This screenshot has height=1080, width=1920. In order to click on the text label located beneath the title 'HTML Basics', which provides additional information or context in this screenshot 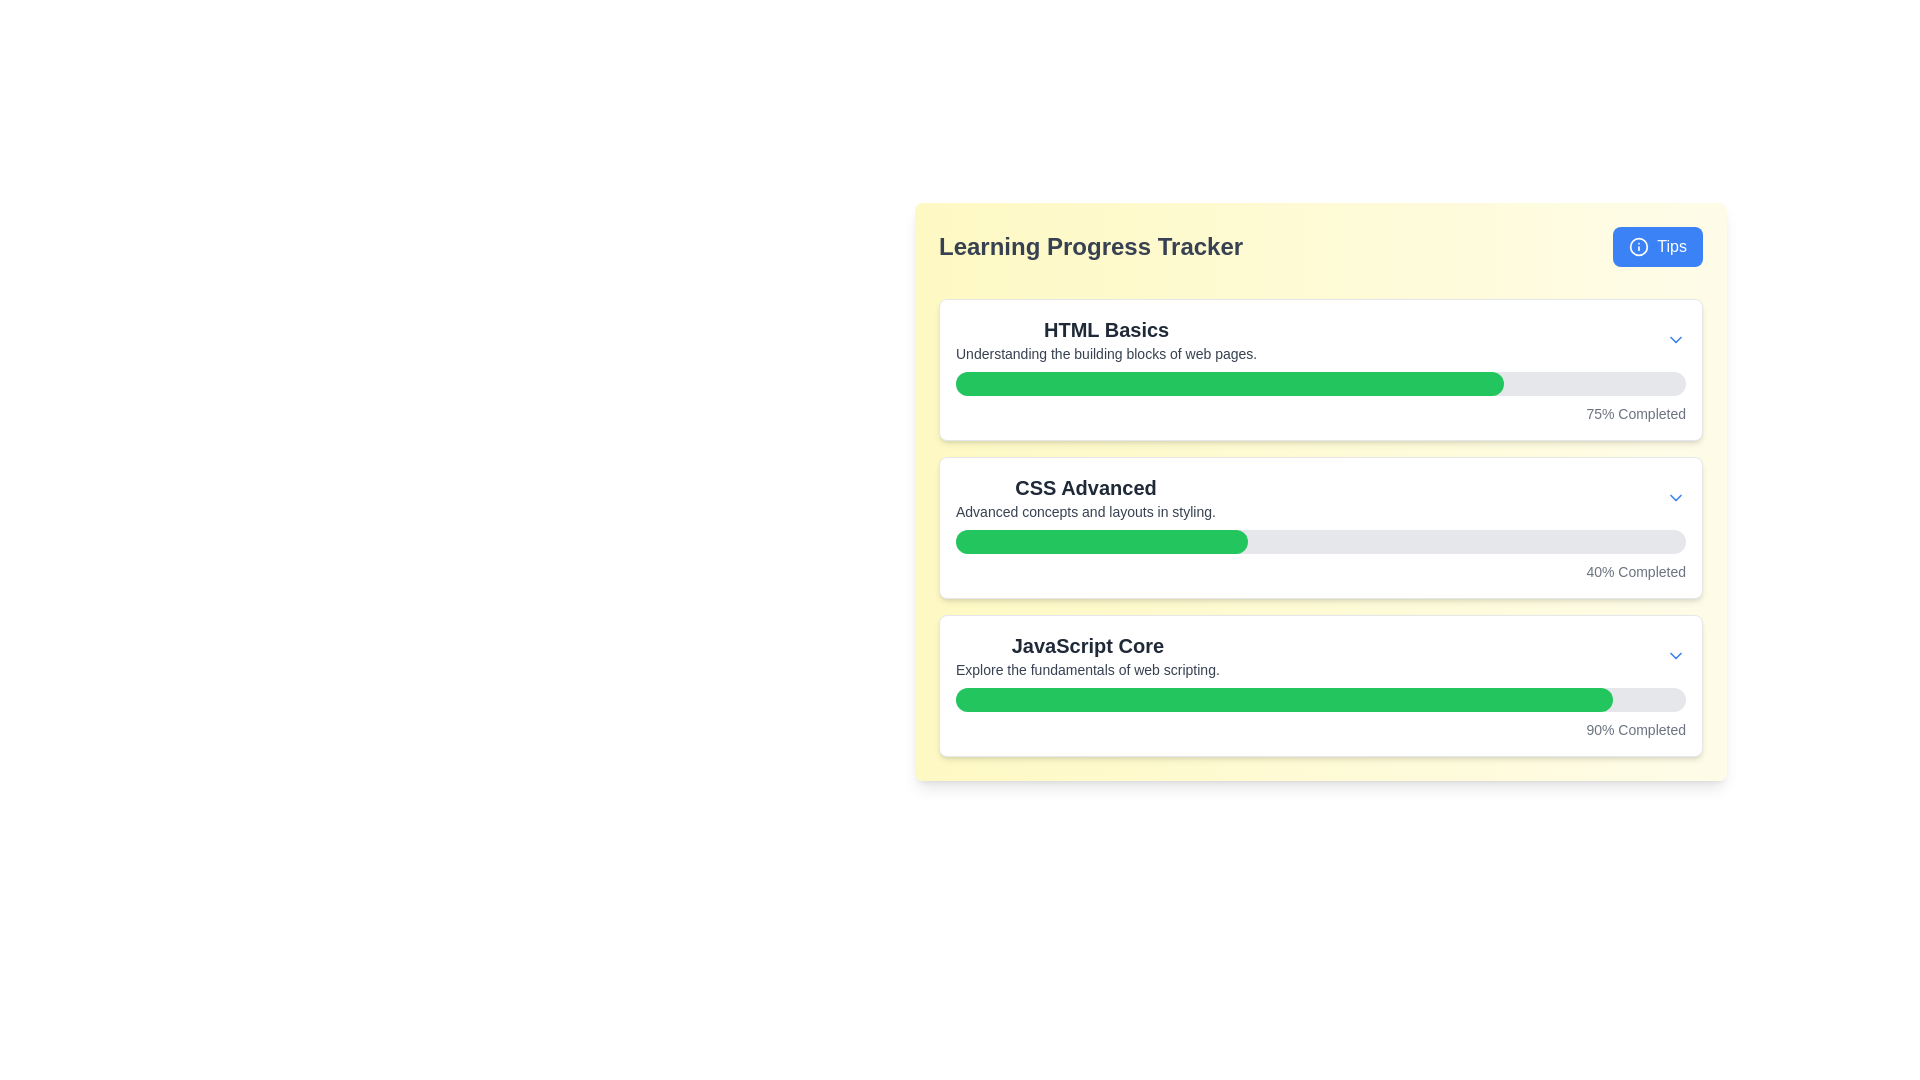, I will do `click(1105, 353)`.